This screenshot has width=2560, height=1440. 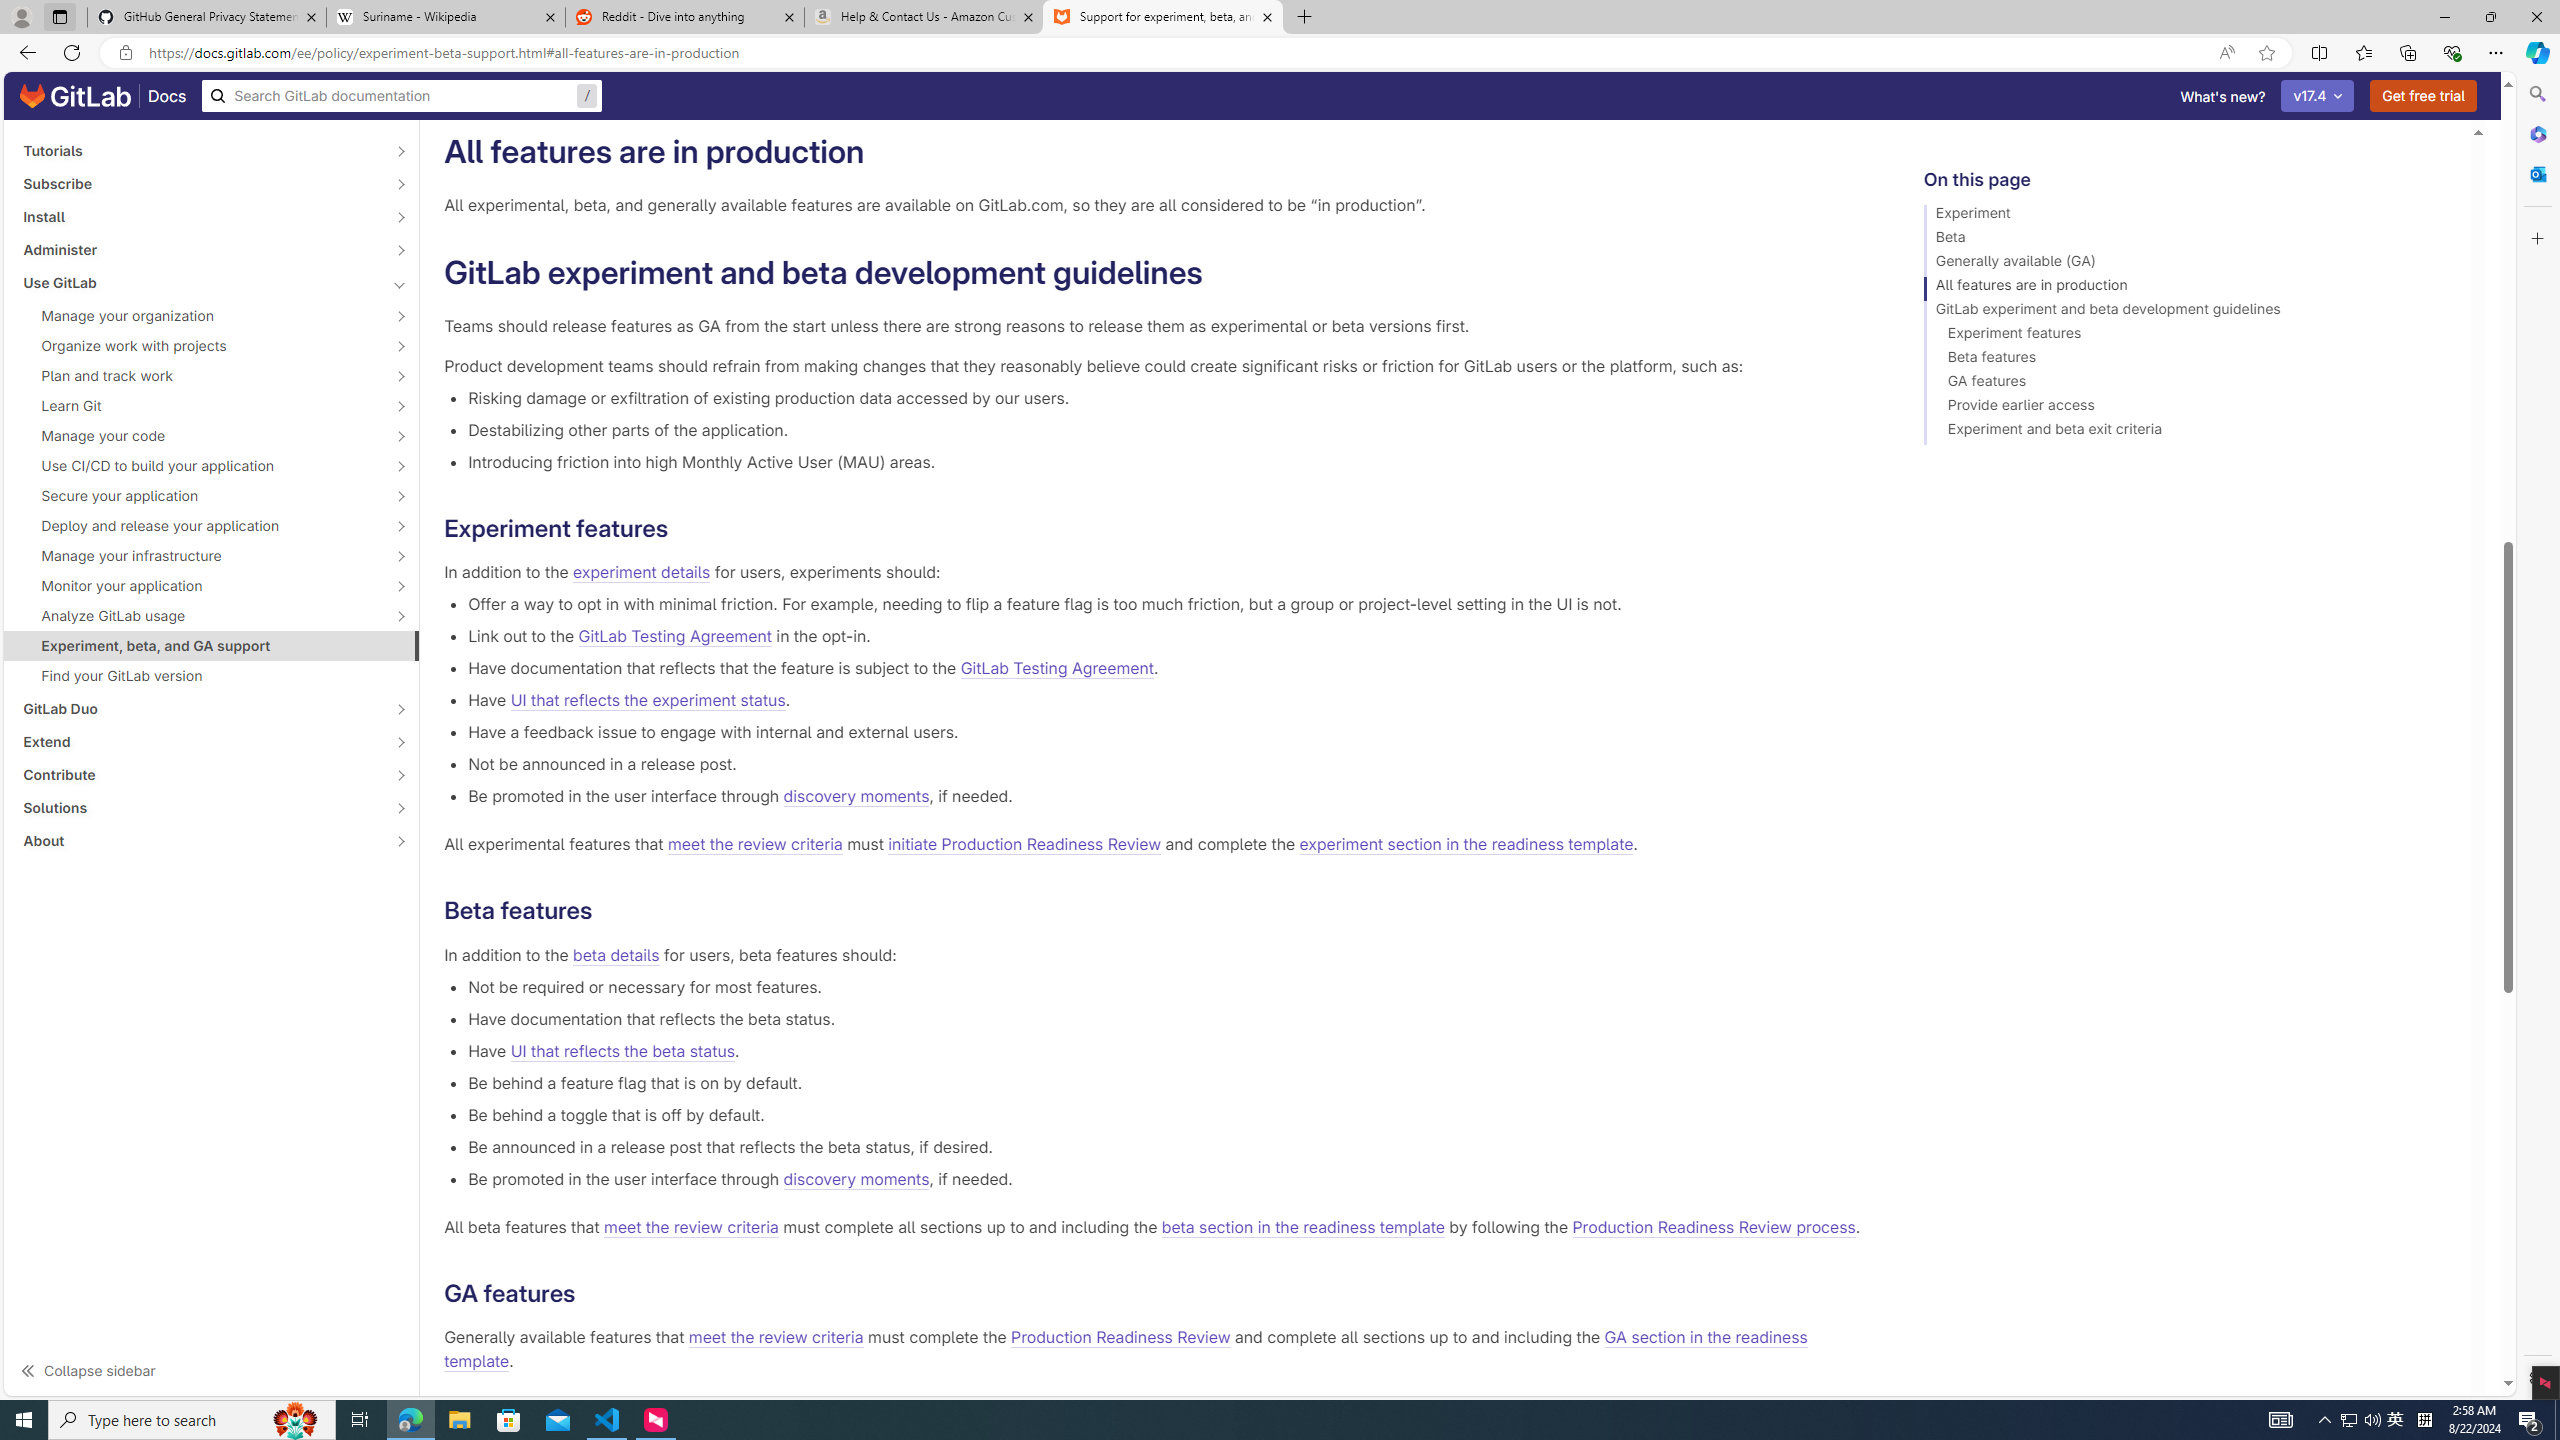 I want to click on 'Provide earlier access', so click(x=2188, y=407).